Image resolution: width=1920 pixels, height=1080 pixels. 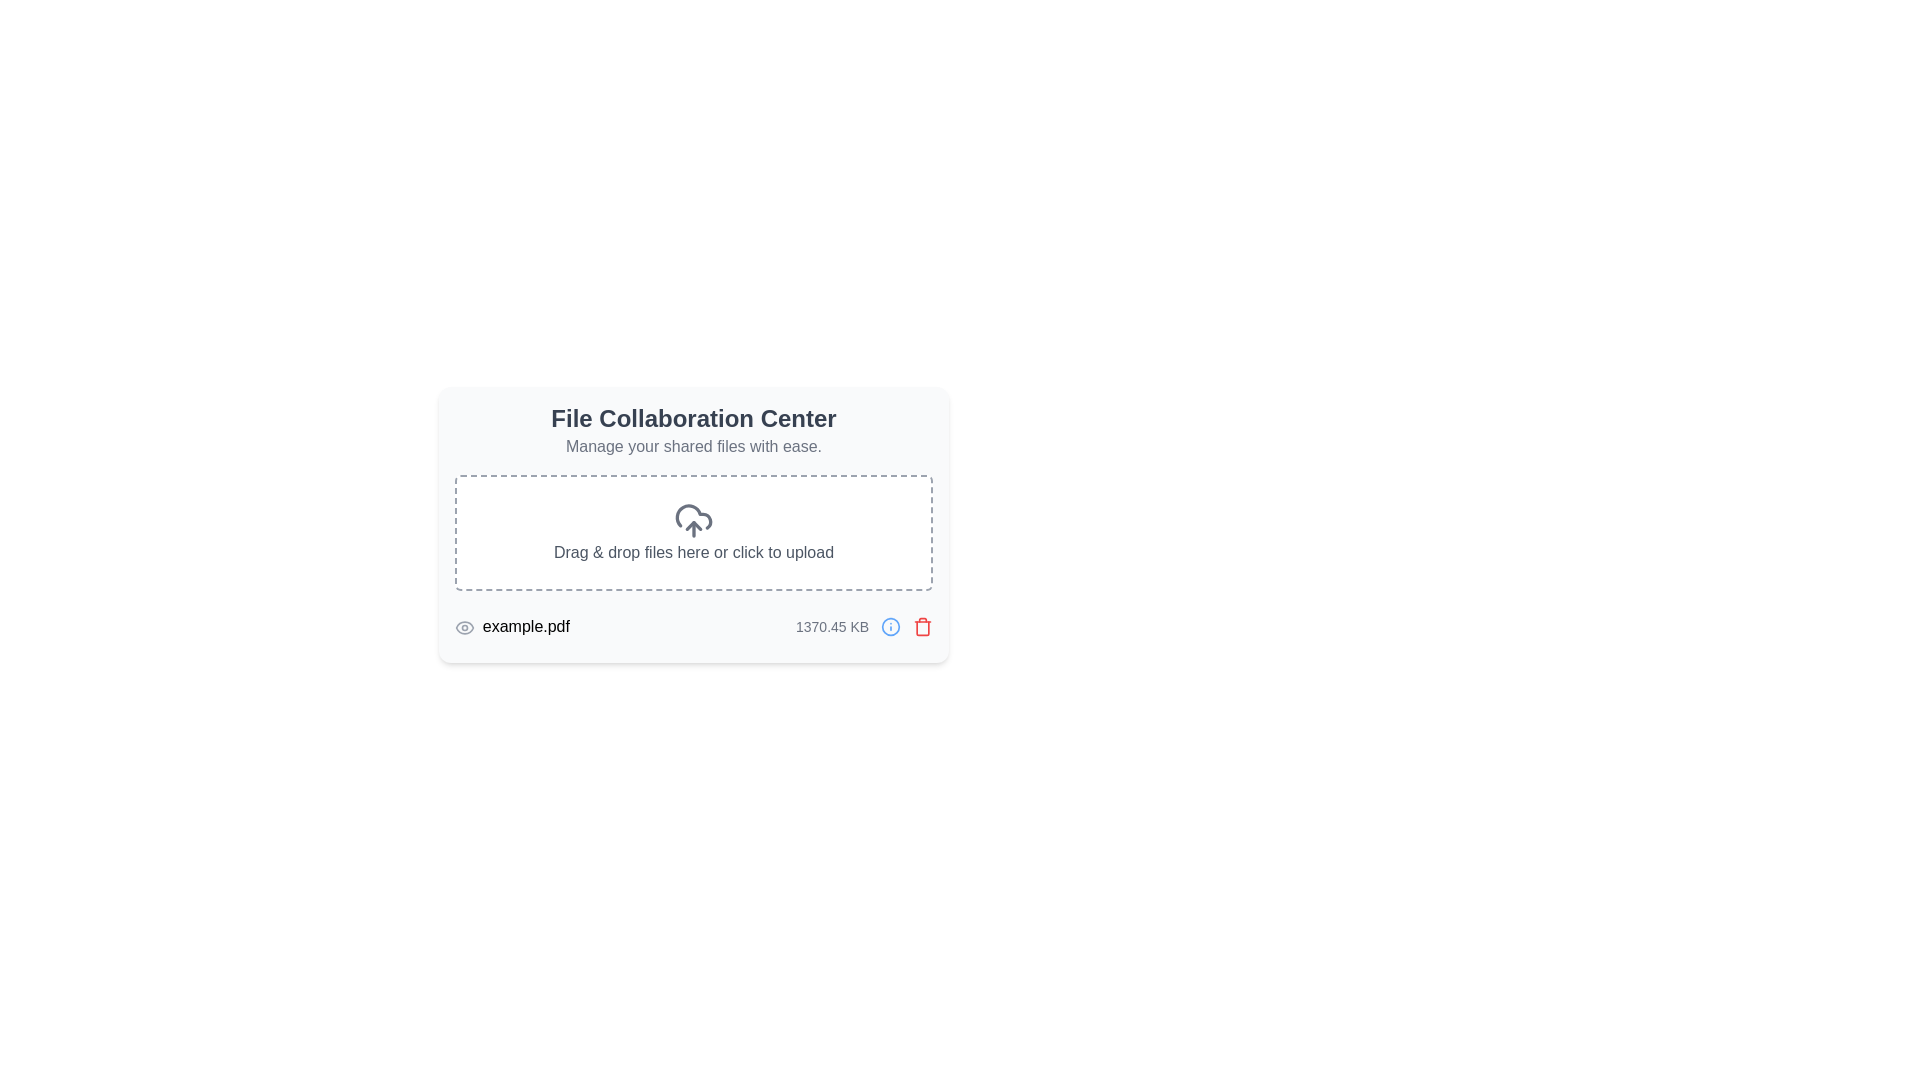 What do you see at coordinates (694, 552) in the screenshot?
I see `the static text component that says 'Drag & drop files here or click to upload', which is styled in gray and is centrally located below a cloud upload icon` at bounding box center [694, 552].